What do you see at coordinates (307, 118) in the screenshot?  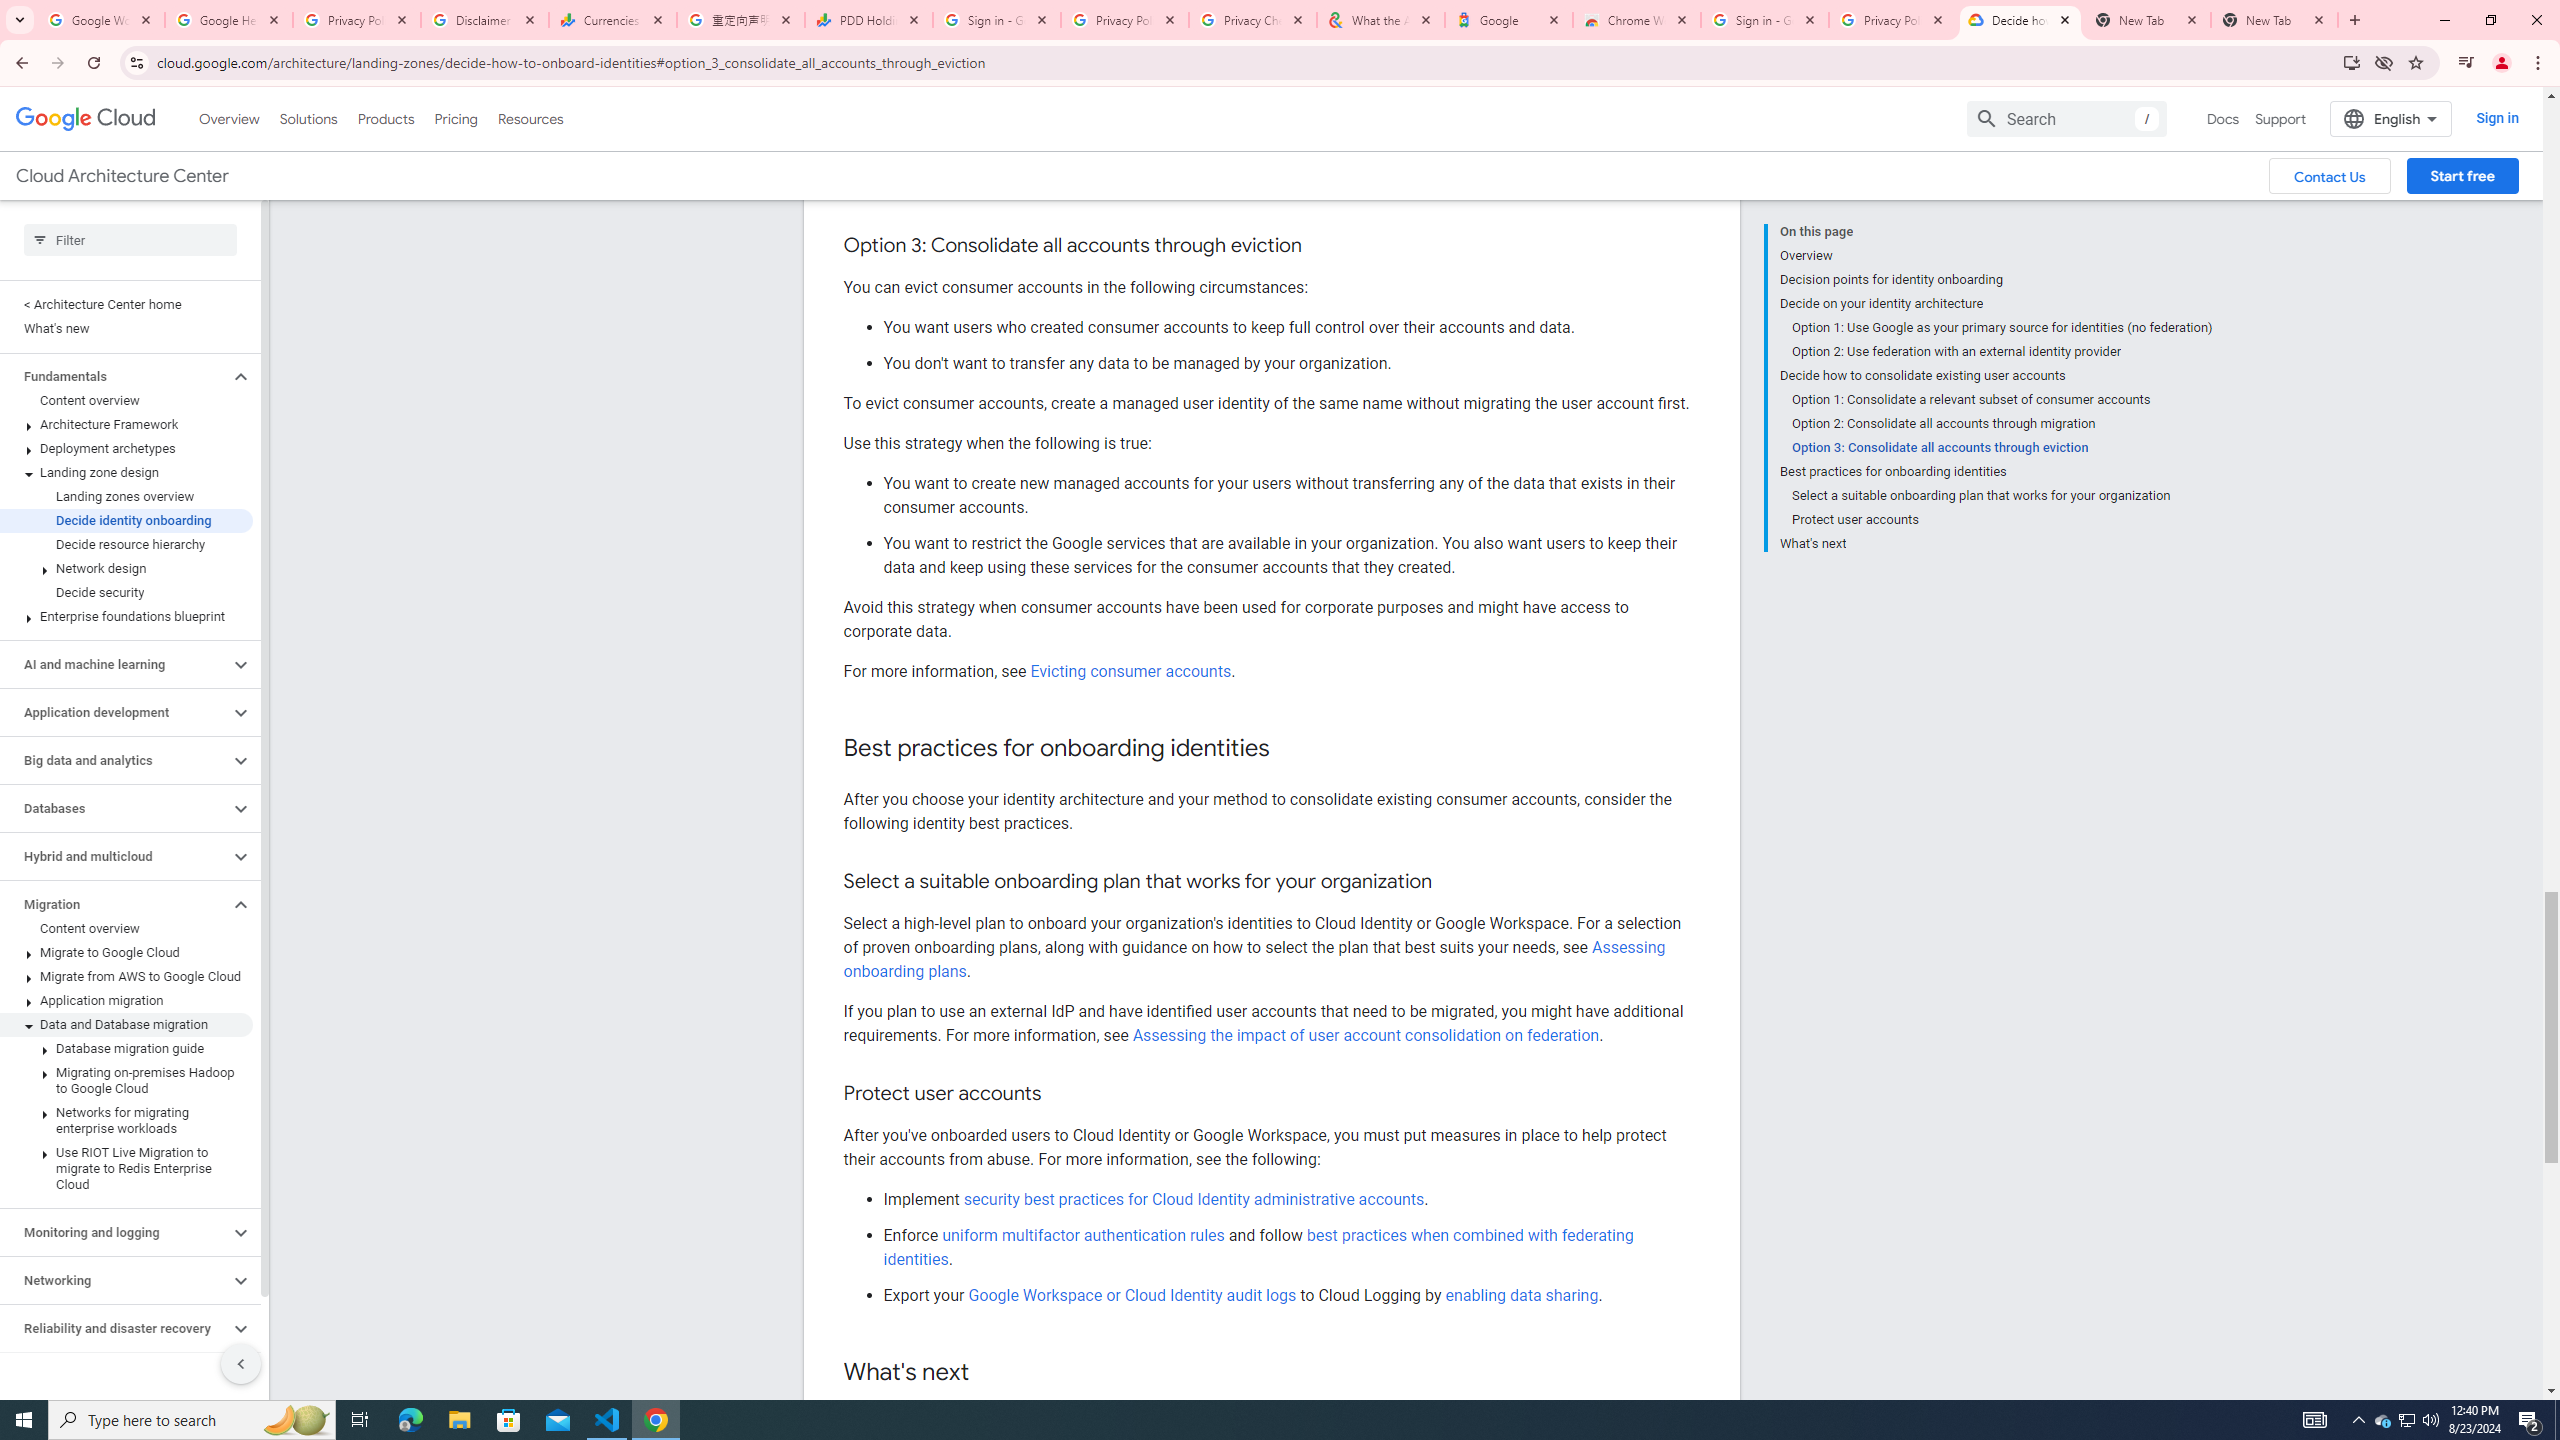 I see `'Solutions'` at bounding box center [307, 118].